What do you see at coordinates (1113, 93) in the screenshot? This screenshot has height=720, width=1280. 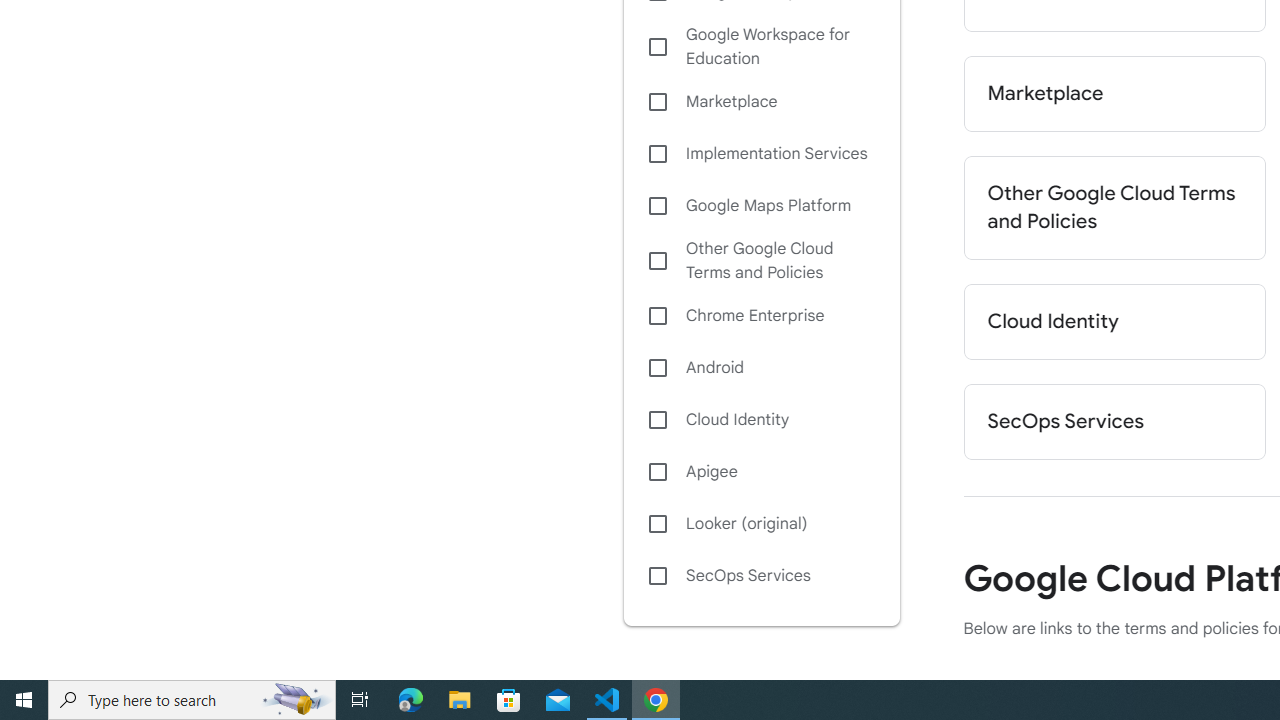 I see `'Marketplace'` at bounding box center [1113, 93].